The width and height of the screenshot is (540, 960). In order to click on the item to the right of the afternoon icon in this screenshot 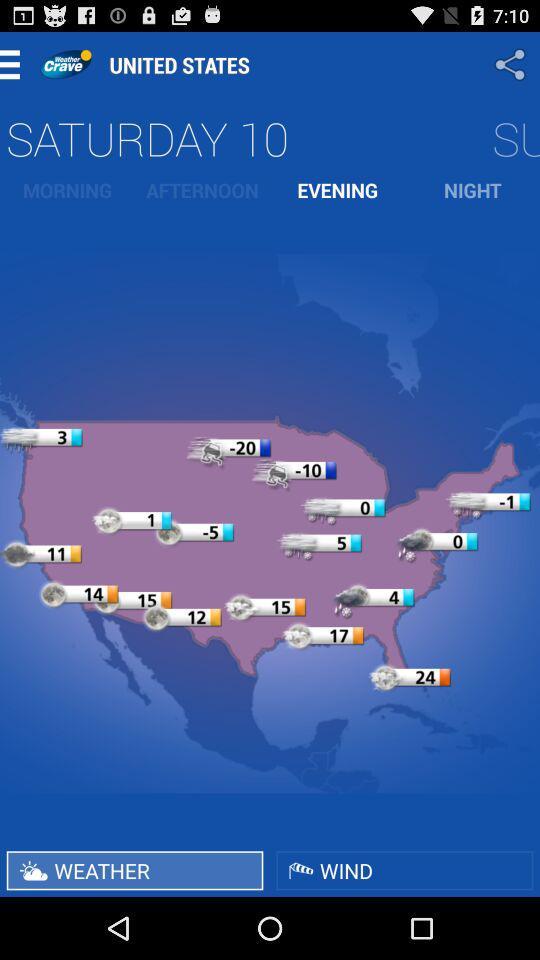, I will do `click(337, 190)`.